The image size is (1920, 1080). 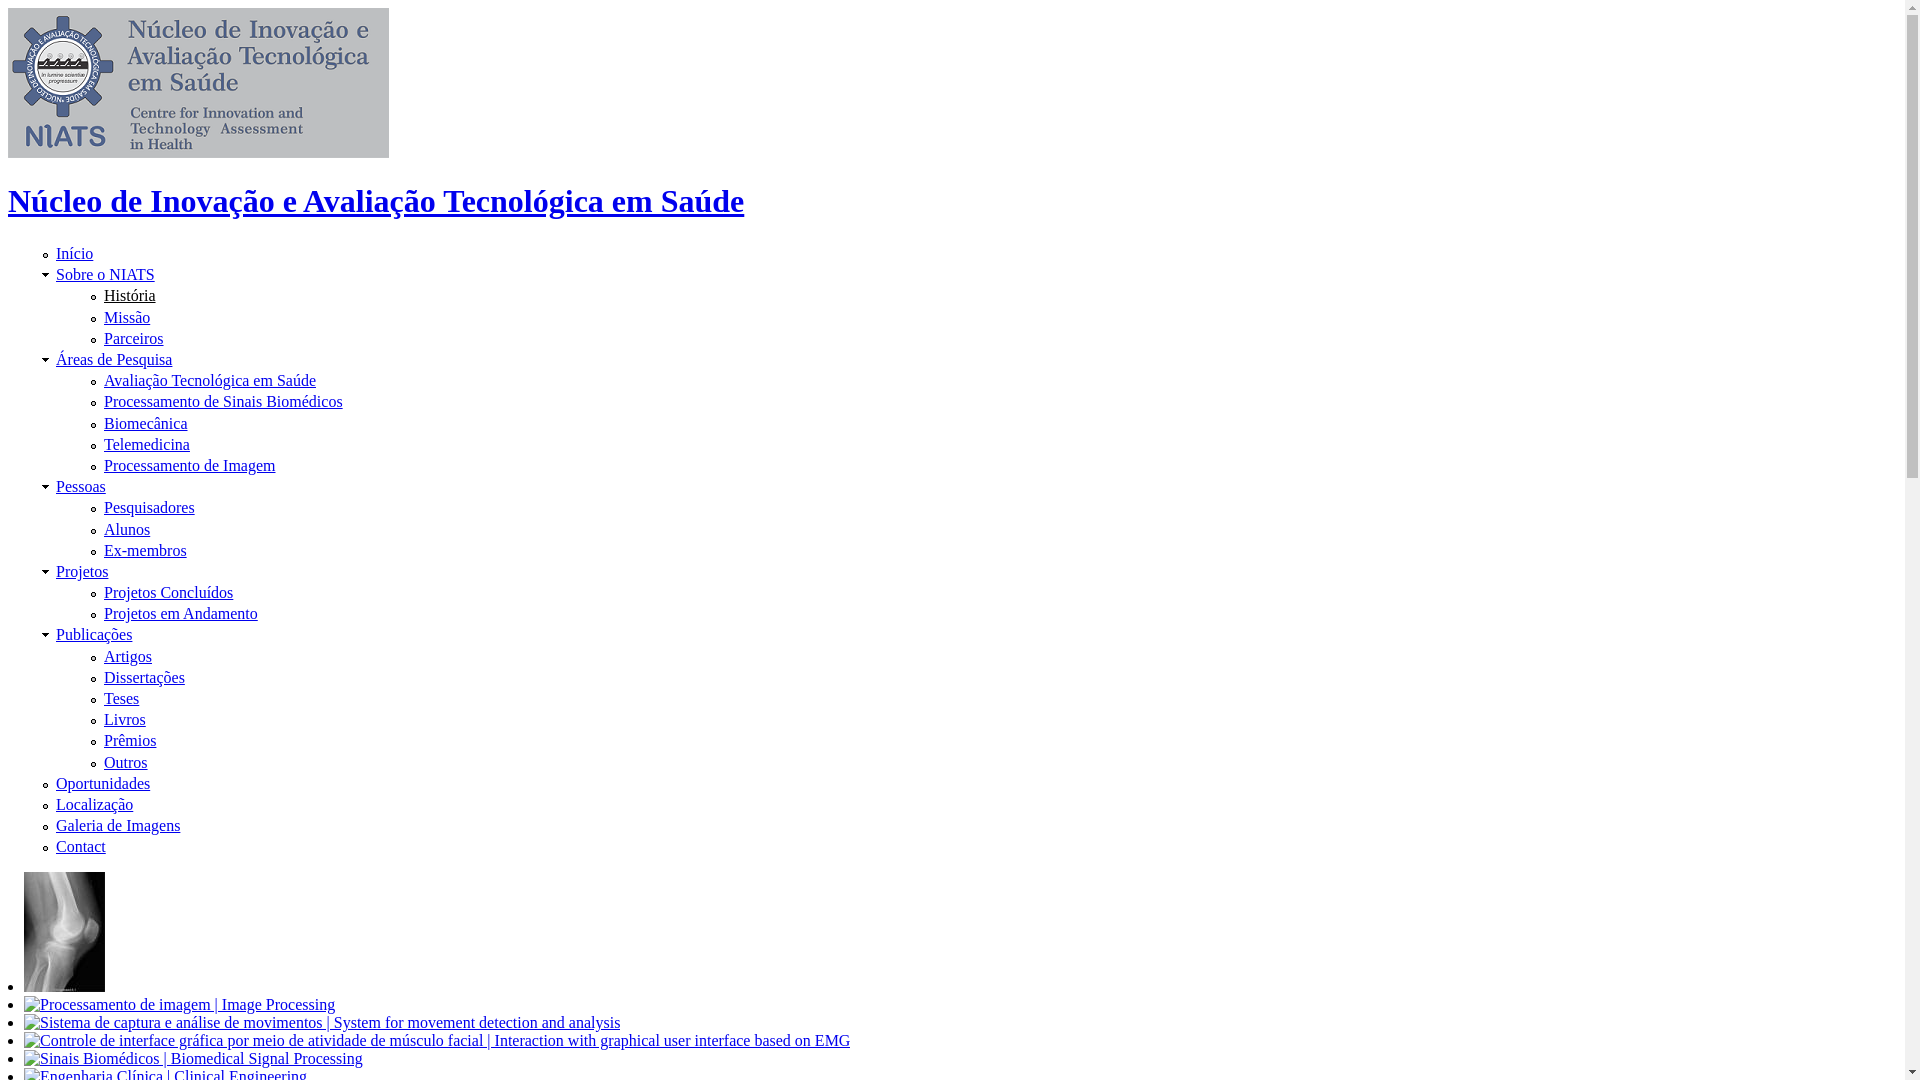 What do you see at coordinates (117, 825) in the screenshot?
I see `'Galeria de Imagens'` at bounding box center [117, 825].